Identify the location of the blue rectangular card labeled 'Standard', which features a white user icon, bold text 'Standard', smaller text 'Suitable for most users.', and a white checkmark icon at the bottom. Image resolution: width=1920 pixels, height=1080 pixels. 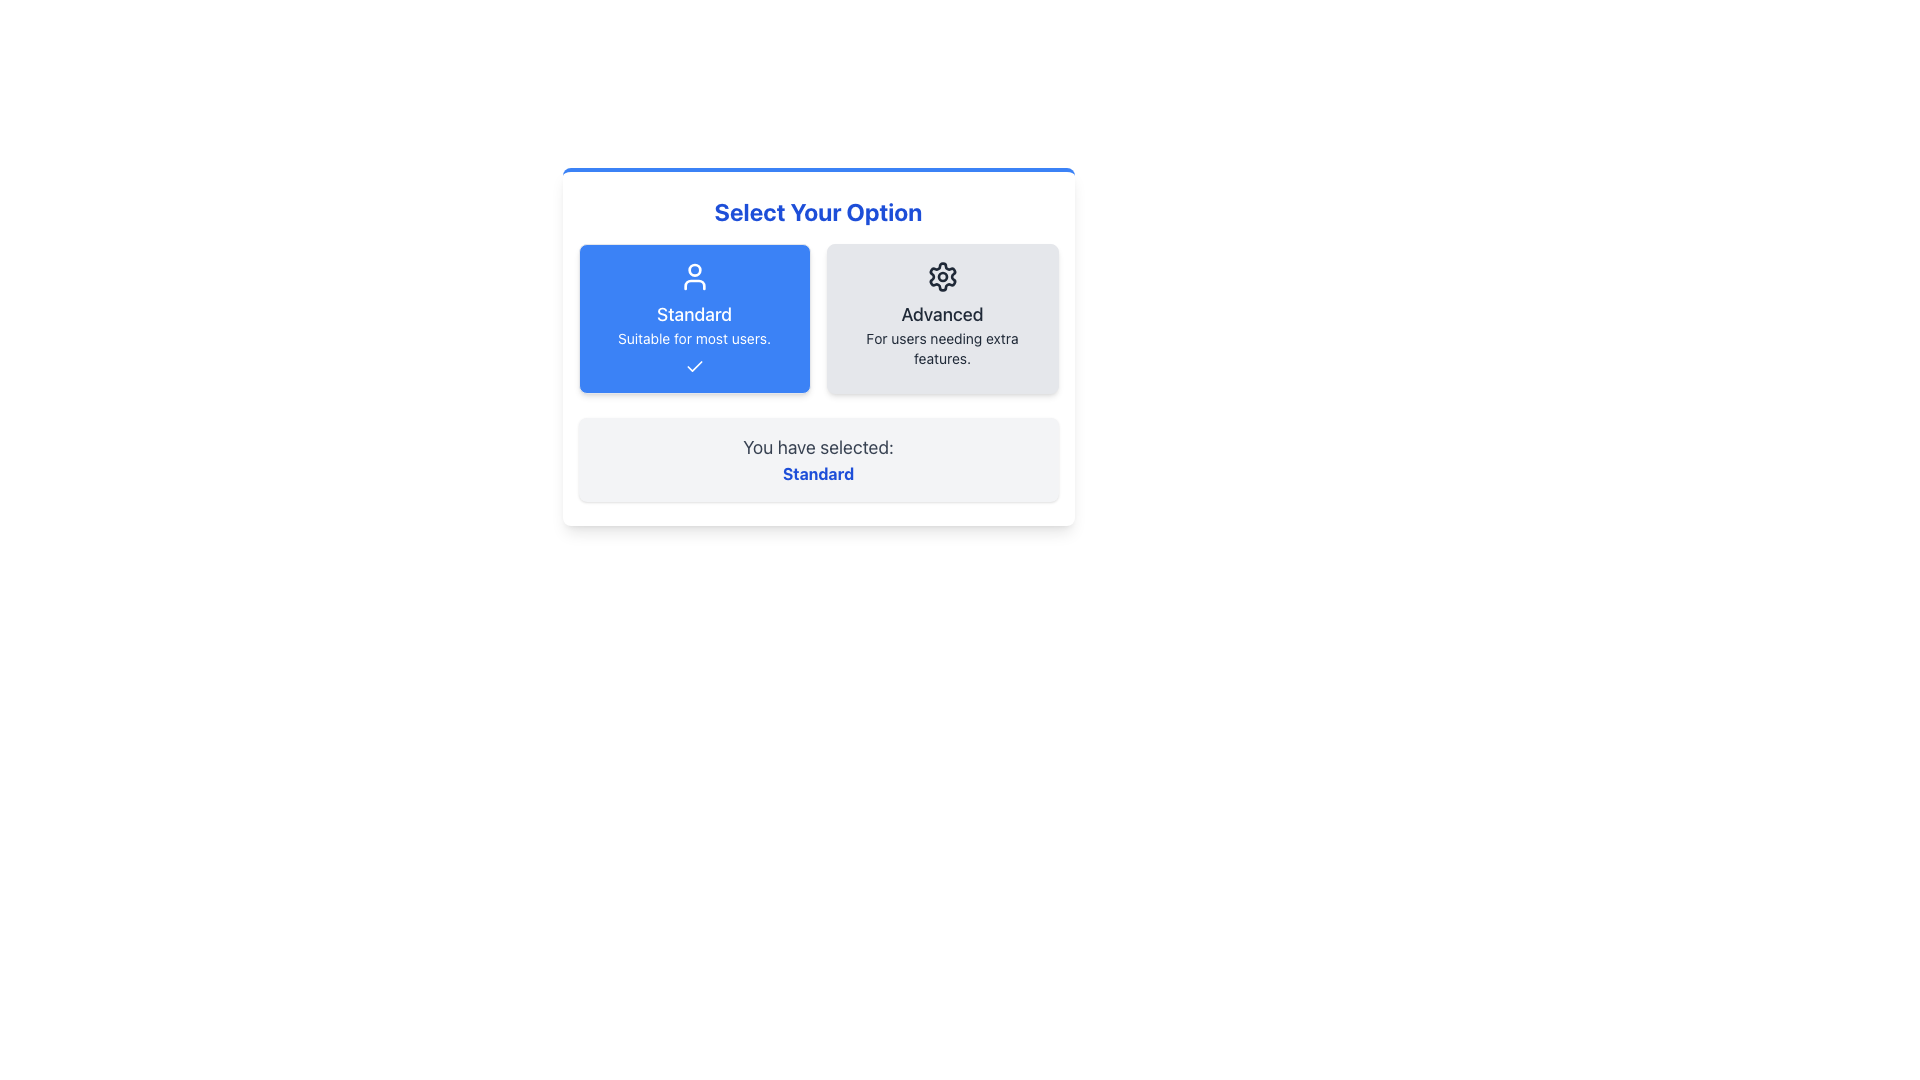
(694, 318).